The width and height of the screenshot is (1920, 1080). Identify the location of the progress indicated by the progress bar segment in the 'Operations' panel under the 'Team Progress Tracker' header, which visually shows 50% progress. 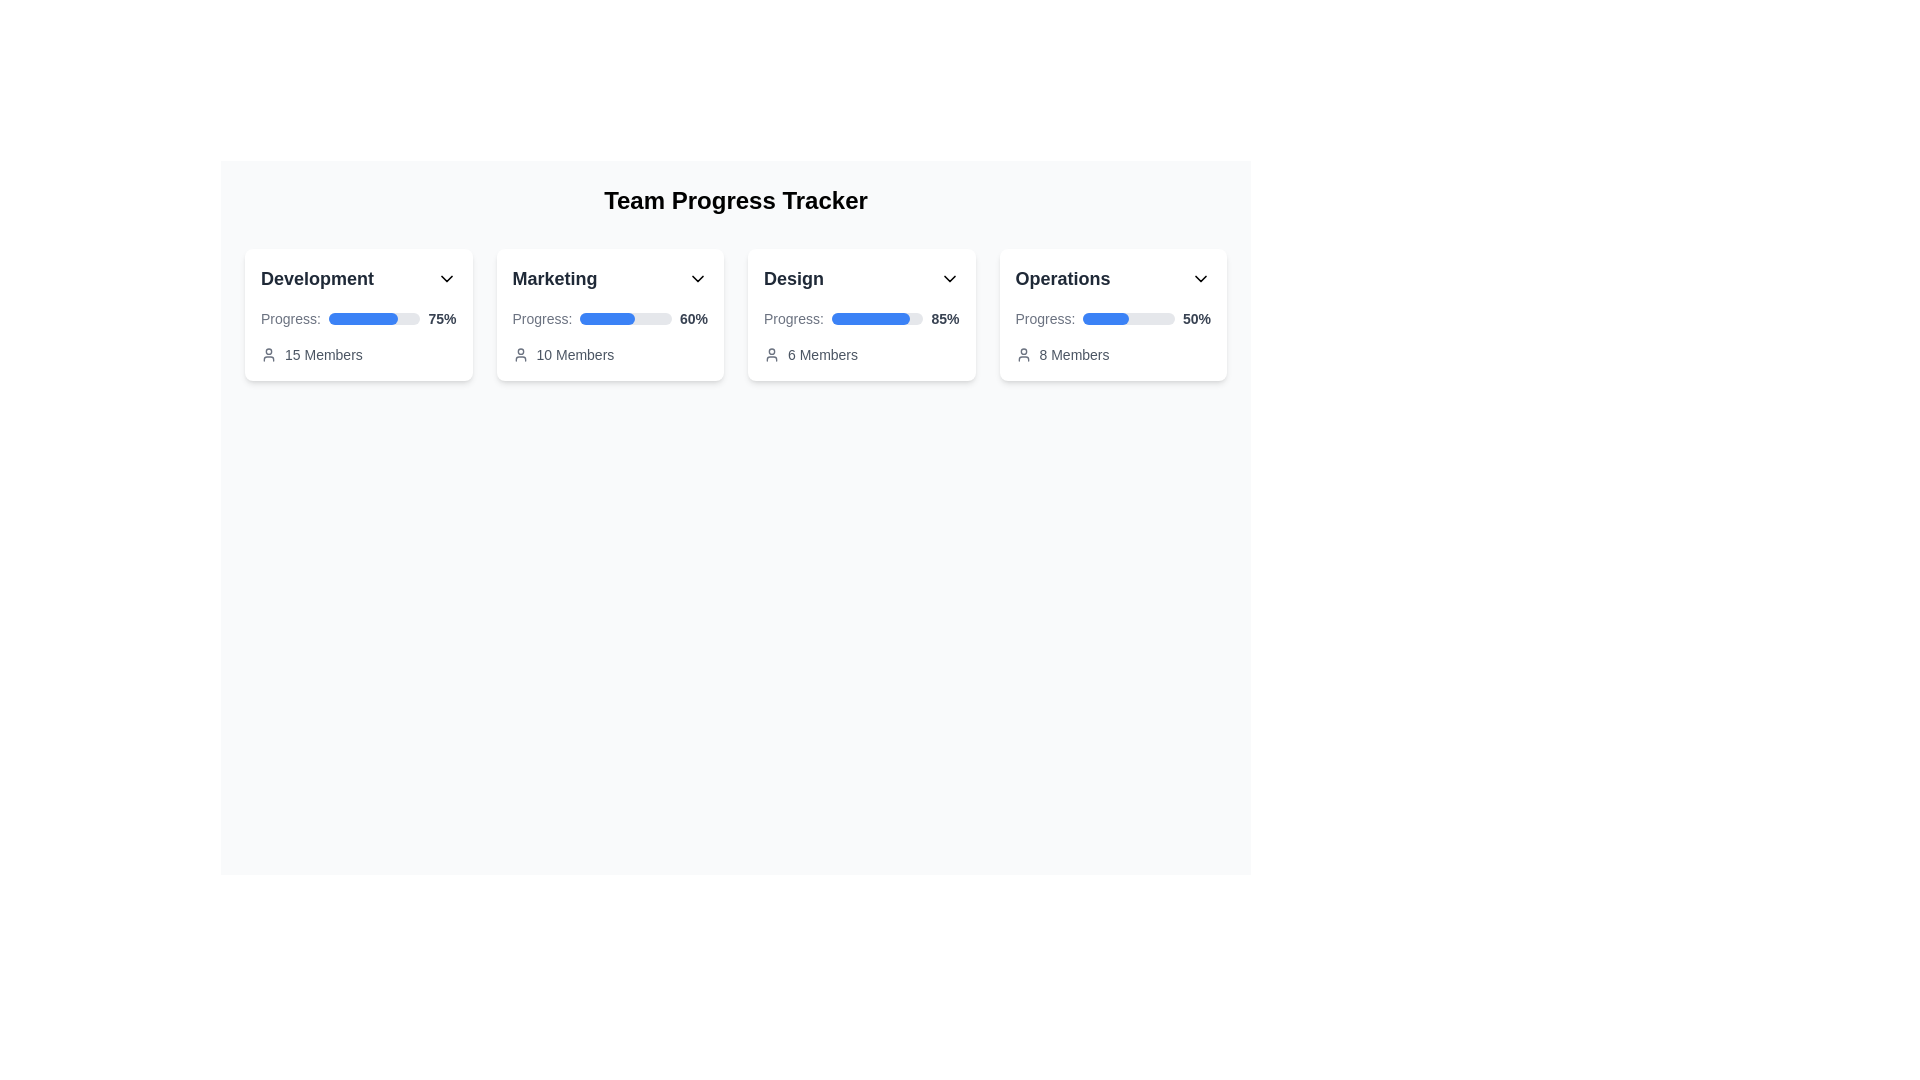
(1105, 318).